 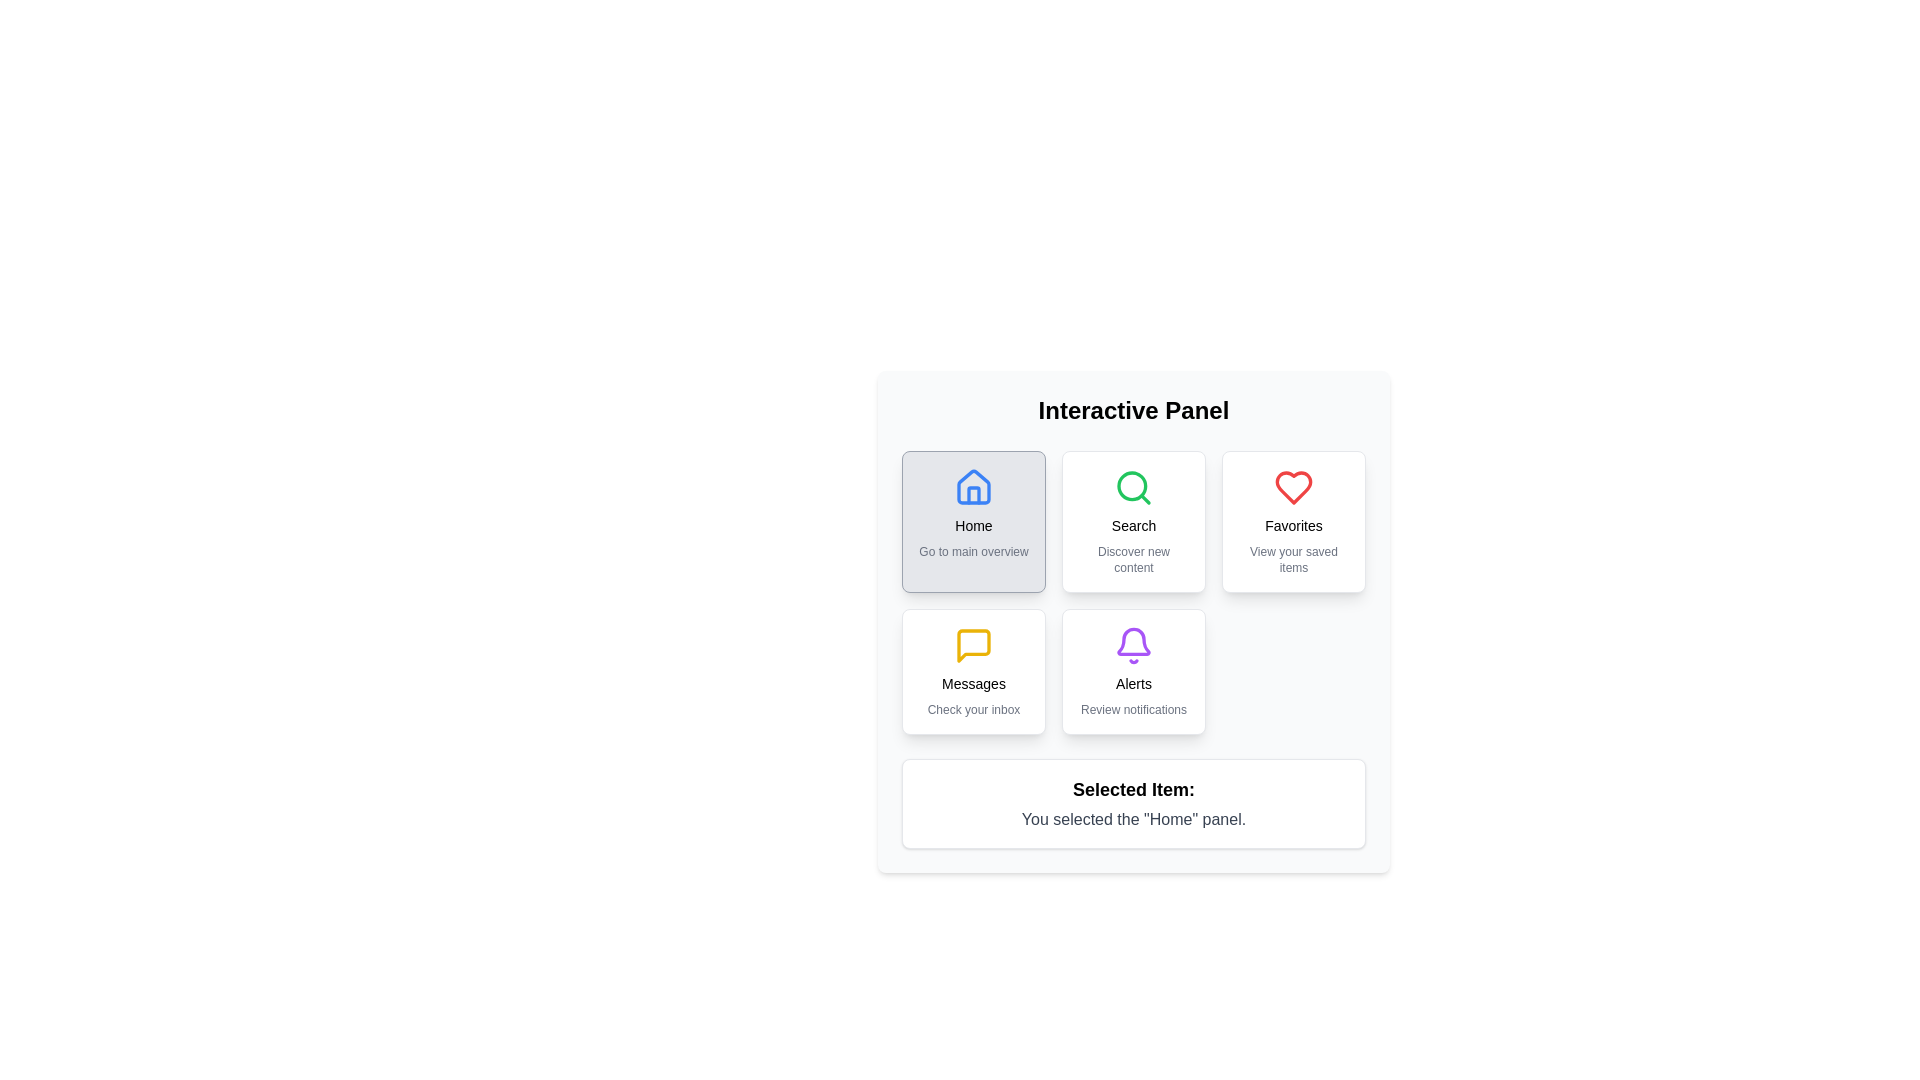 I want to click on the yellow speech bubble icon in the 'Messages' panel, located at the bottom-left corner of the grid within the 'Interactive Panel', so click(x=974, y=645).